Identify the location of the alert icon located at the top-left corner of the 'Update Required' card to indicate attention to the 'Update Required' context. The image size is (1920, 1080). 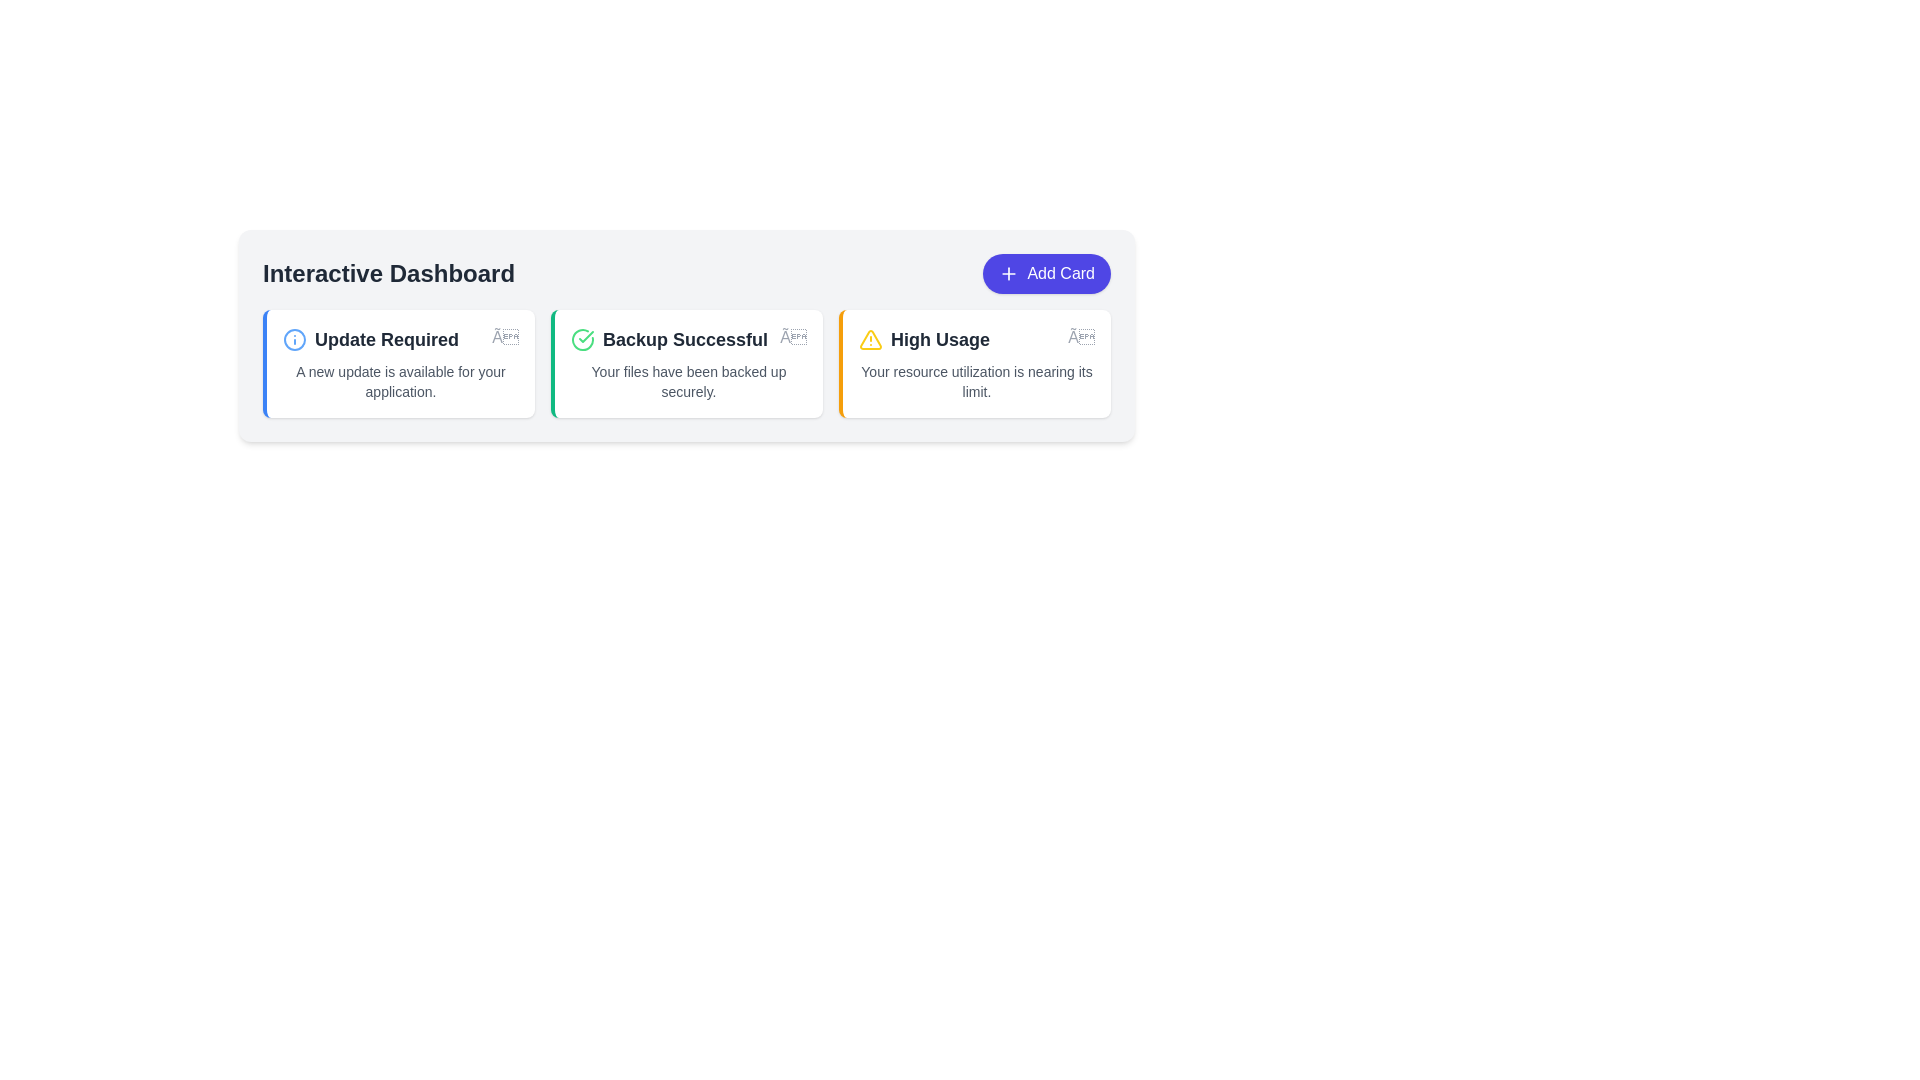
(293, 338).